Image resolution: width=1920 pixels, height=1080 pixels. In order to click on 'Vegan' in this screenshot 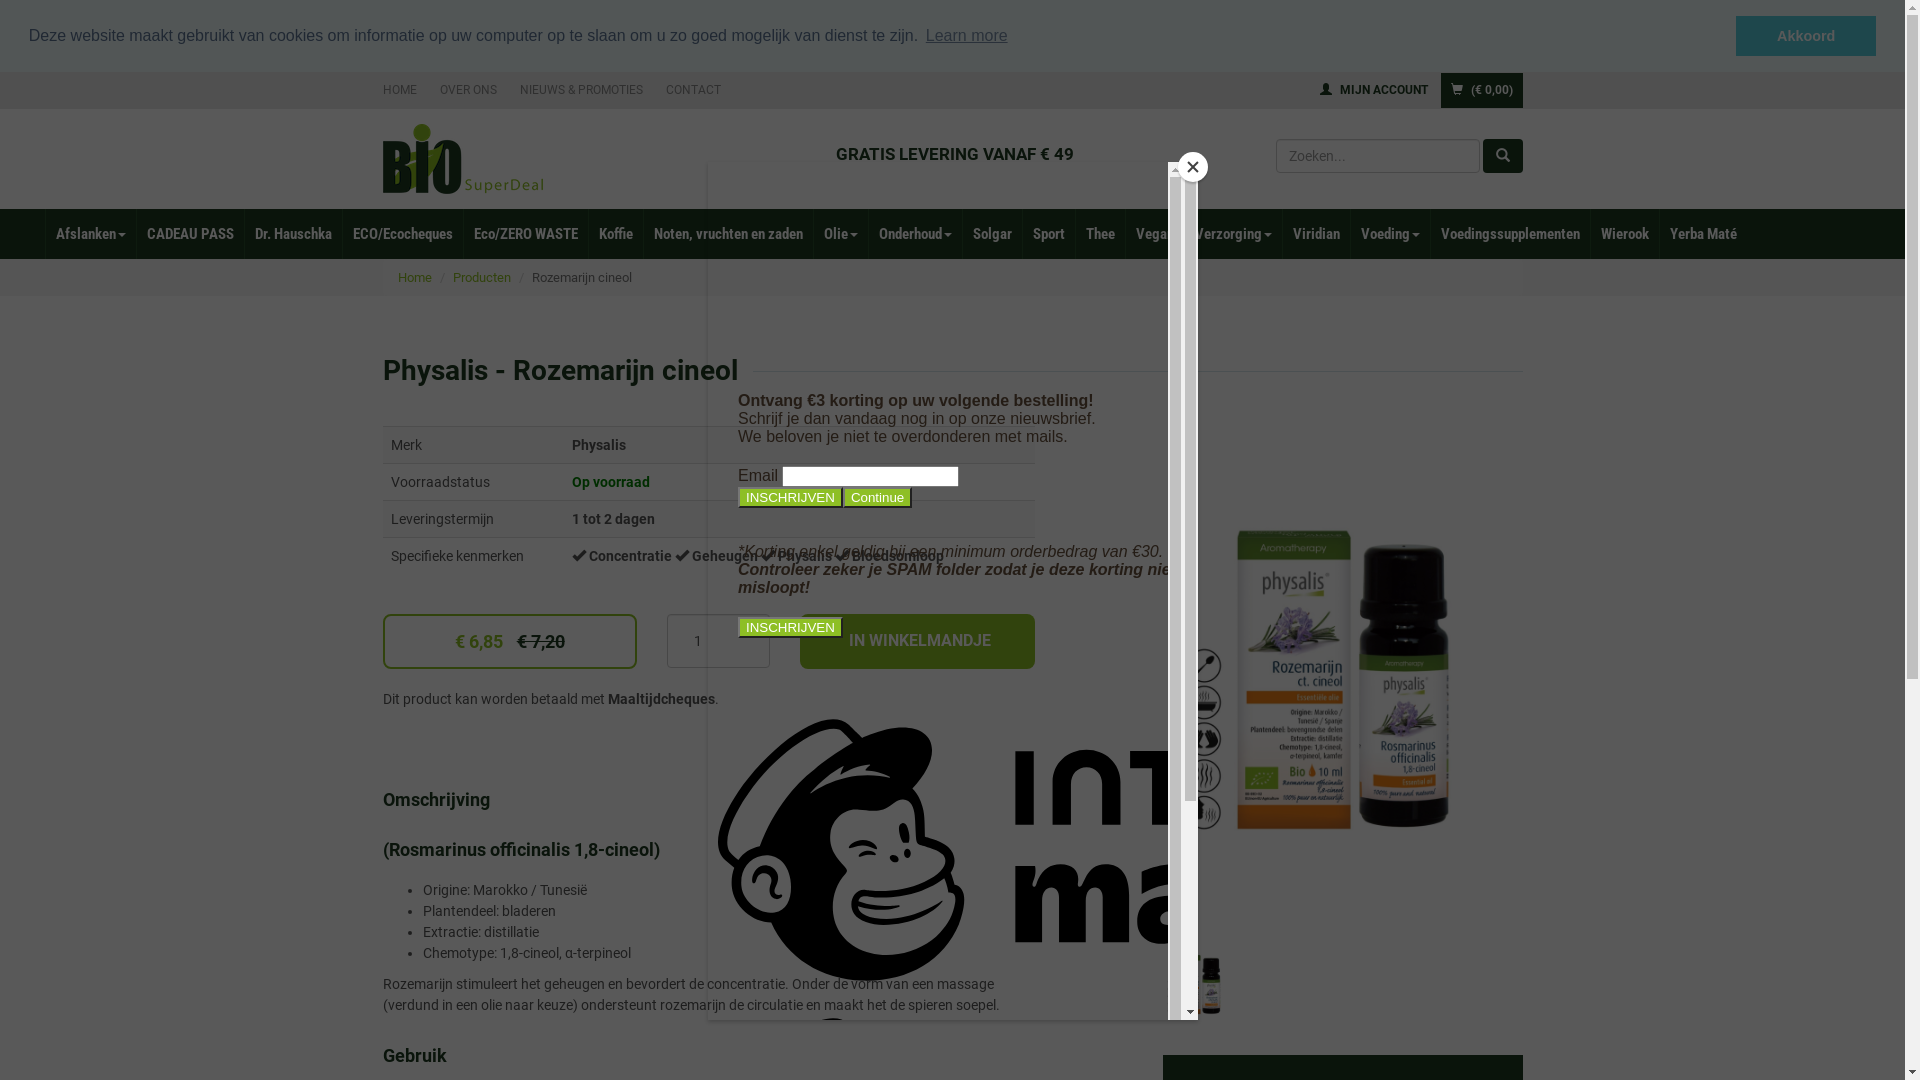, I will do `click(1154, 231)`.